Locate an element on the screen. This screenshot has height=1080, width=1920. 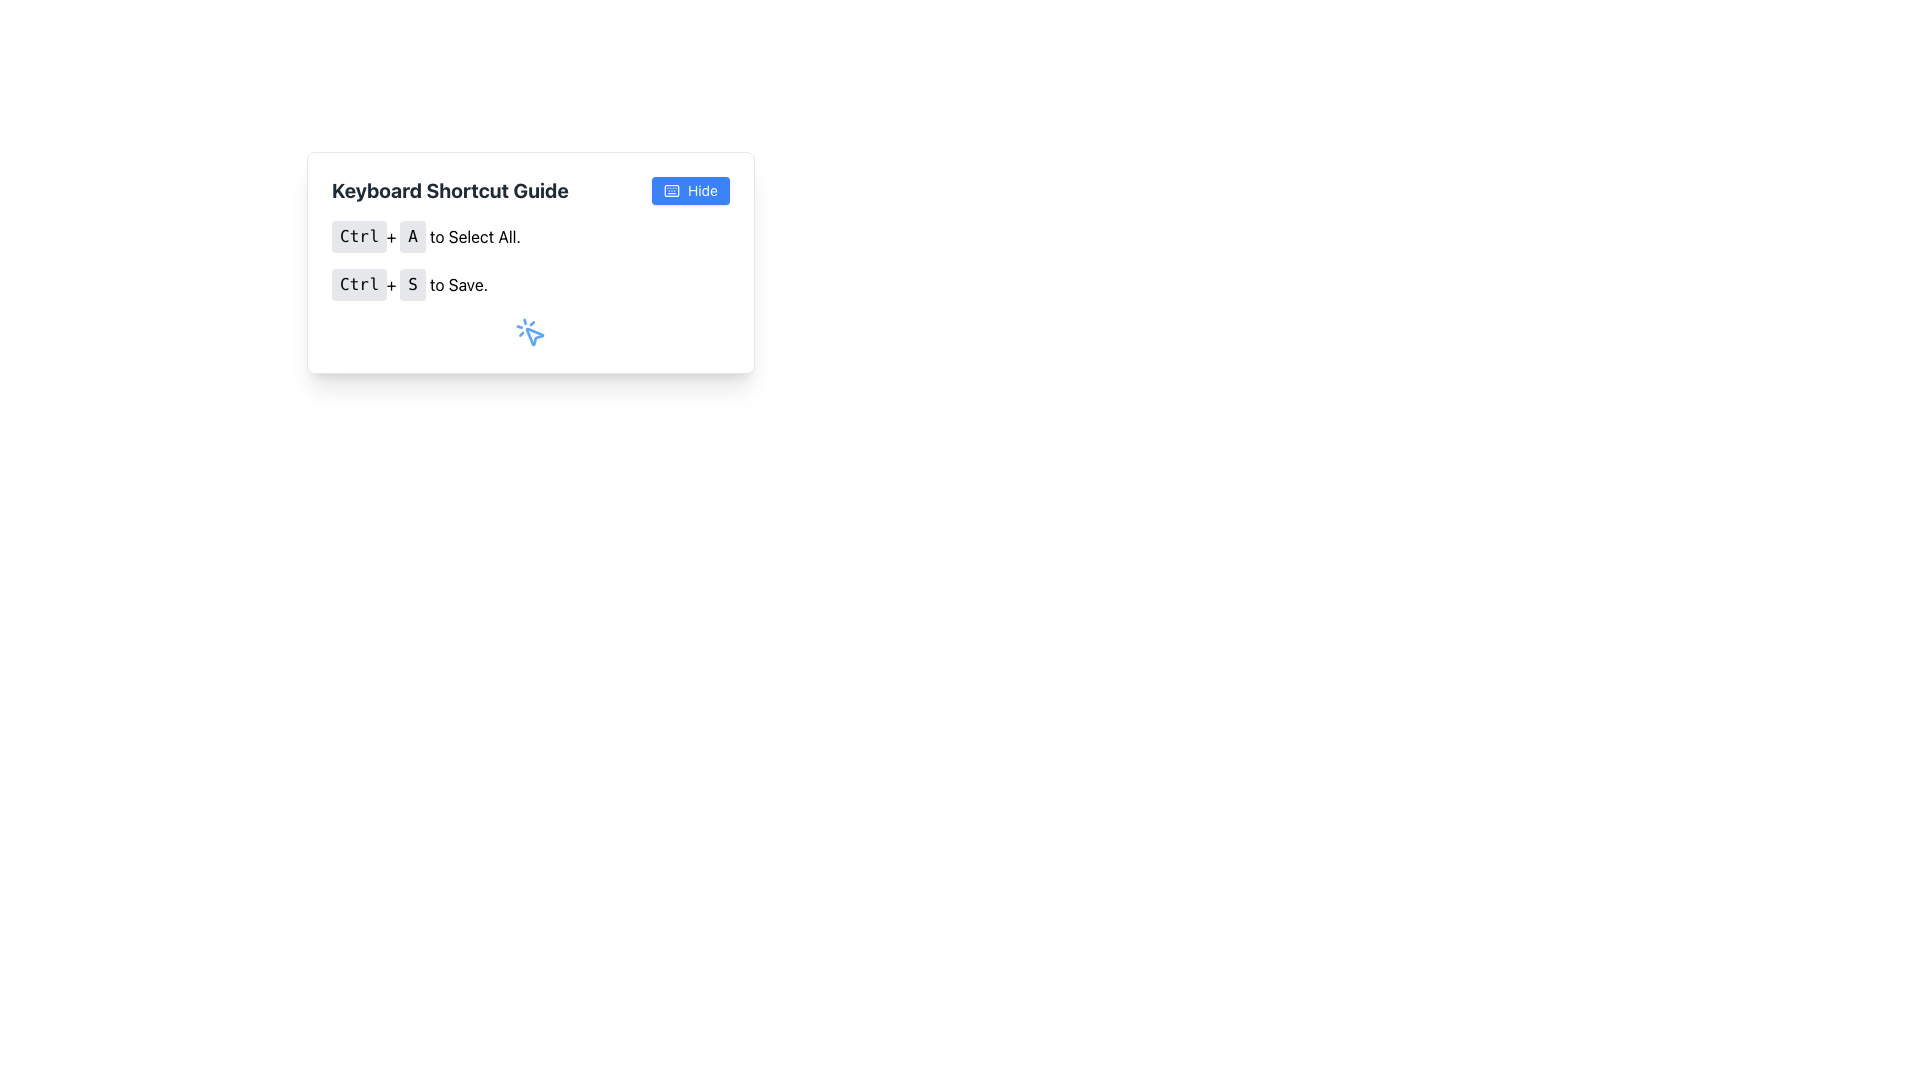
the 'Ctrl' key display element in the keyboard shortcut guide interface, which is the first button-like component in the second line is located at coordinates (359, 285).